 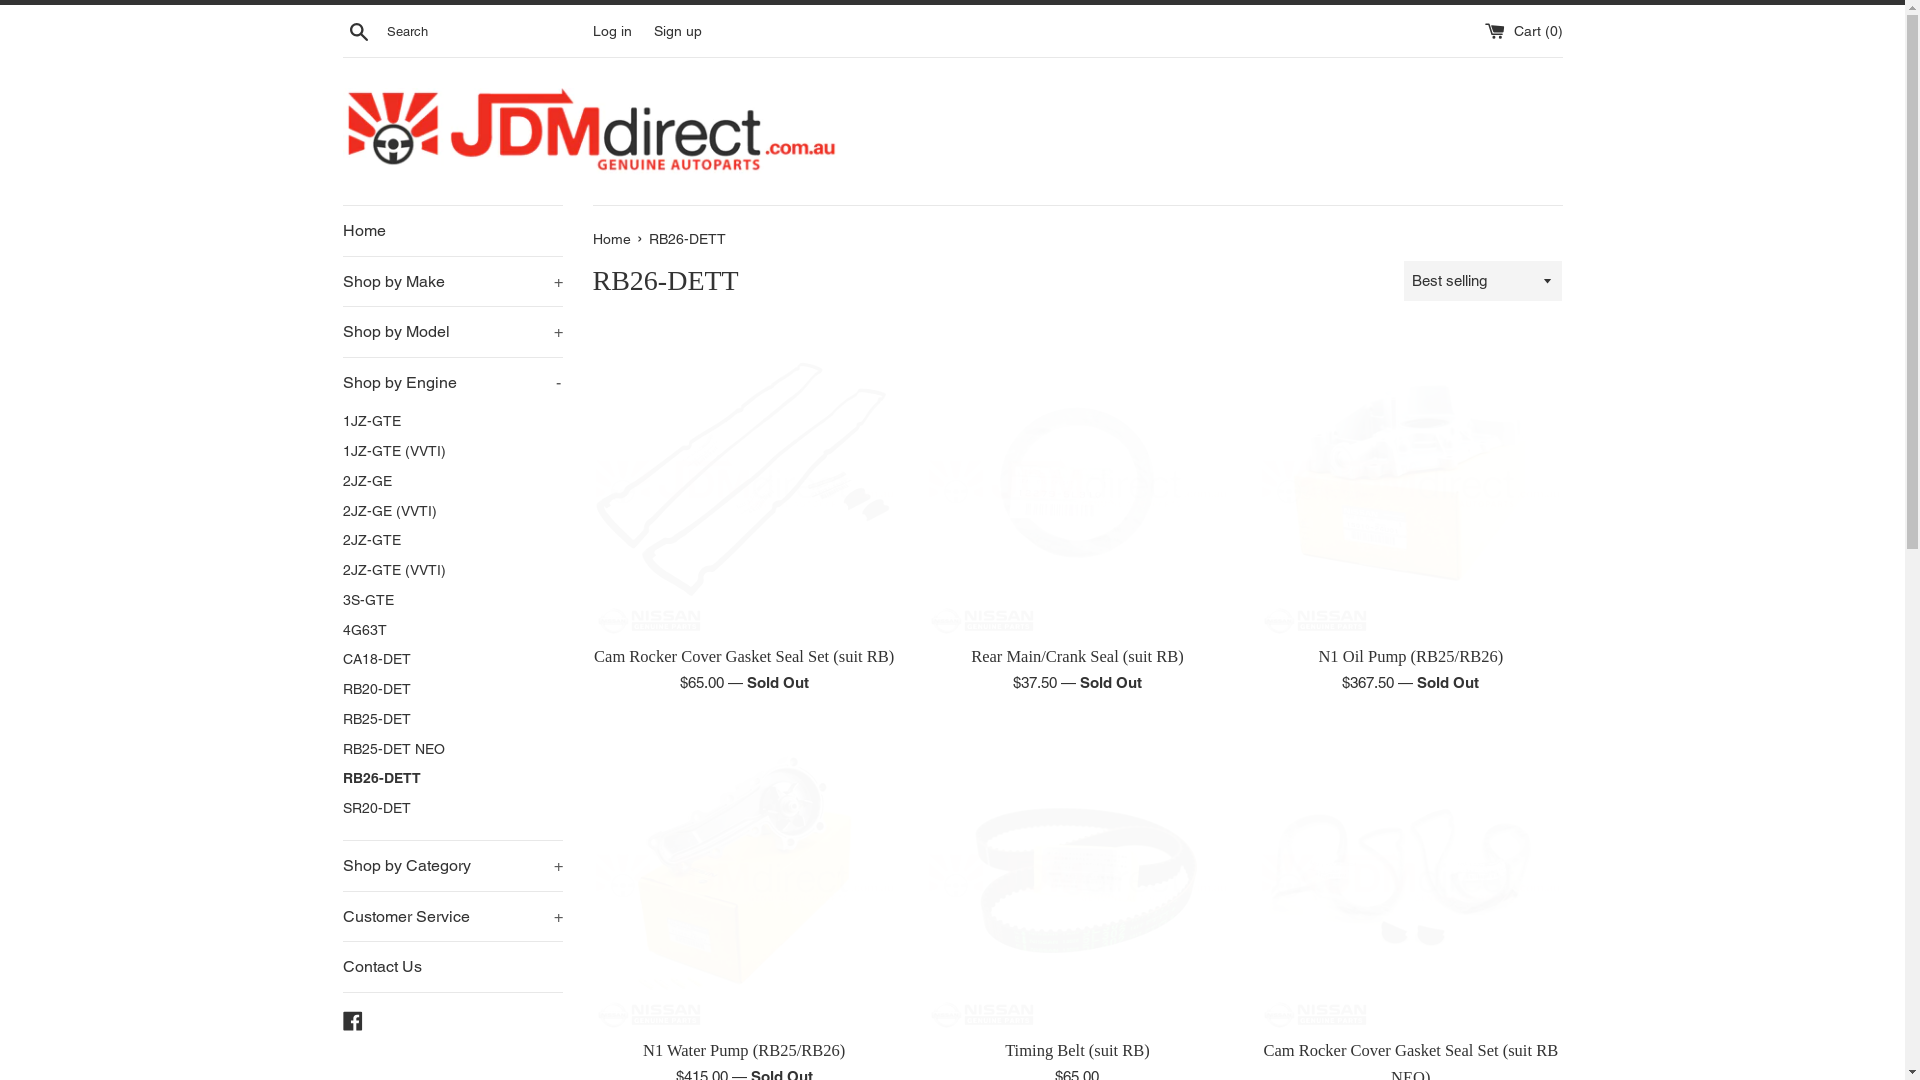 What do you see at coordinates (1076, 1049) in the screenshot?
I see `'Timing Belt (suit RB)'` at bounding box center [1076, 1049].